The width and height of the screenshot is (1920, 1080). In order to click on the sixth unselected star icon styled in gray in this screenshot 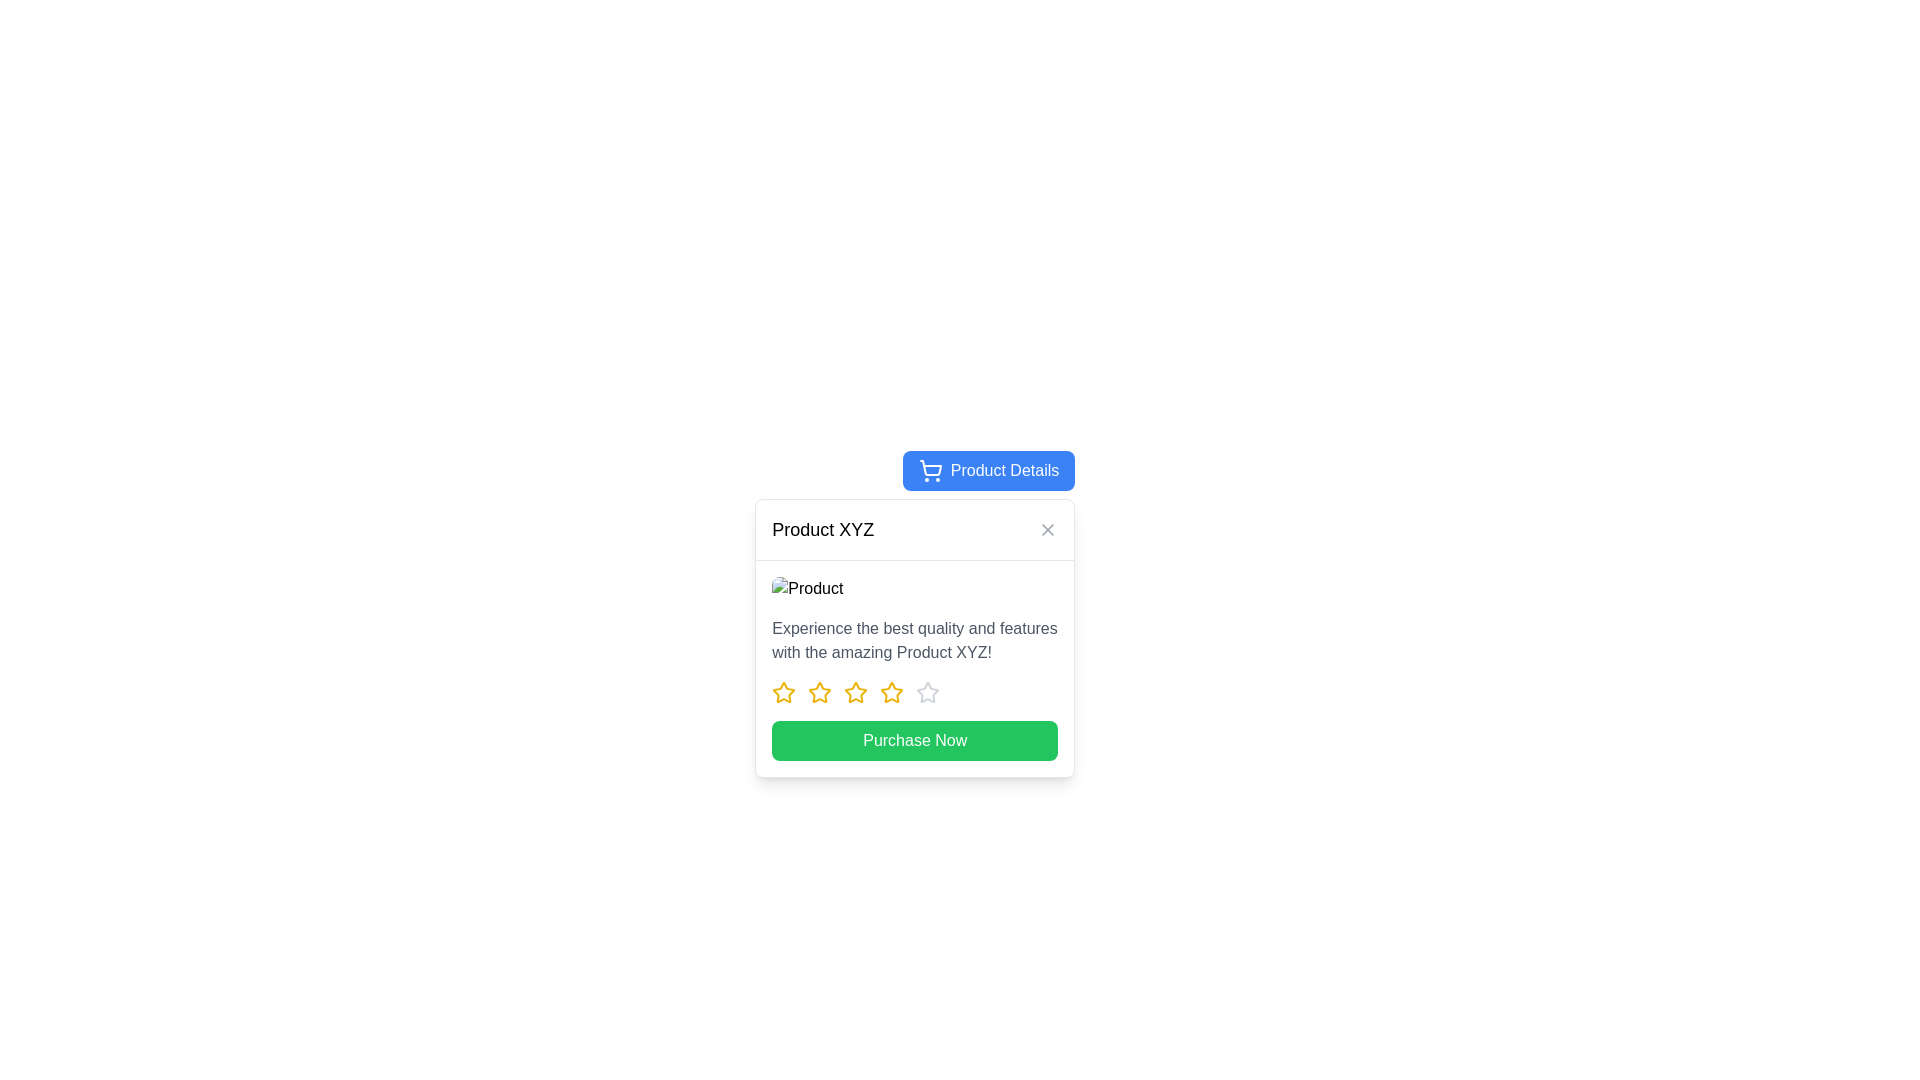, I will do `click(927, 692)`.